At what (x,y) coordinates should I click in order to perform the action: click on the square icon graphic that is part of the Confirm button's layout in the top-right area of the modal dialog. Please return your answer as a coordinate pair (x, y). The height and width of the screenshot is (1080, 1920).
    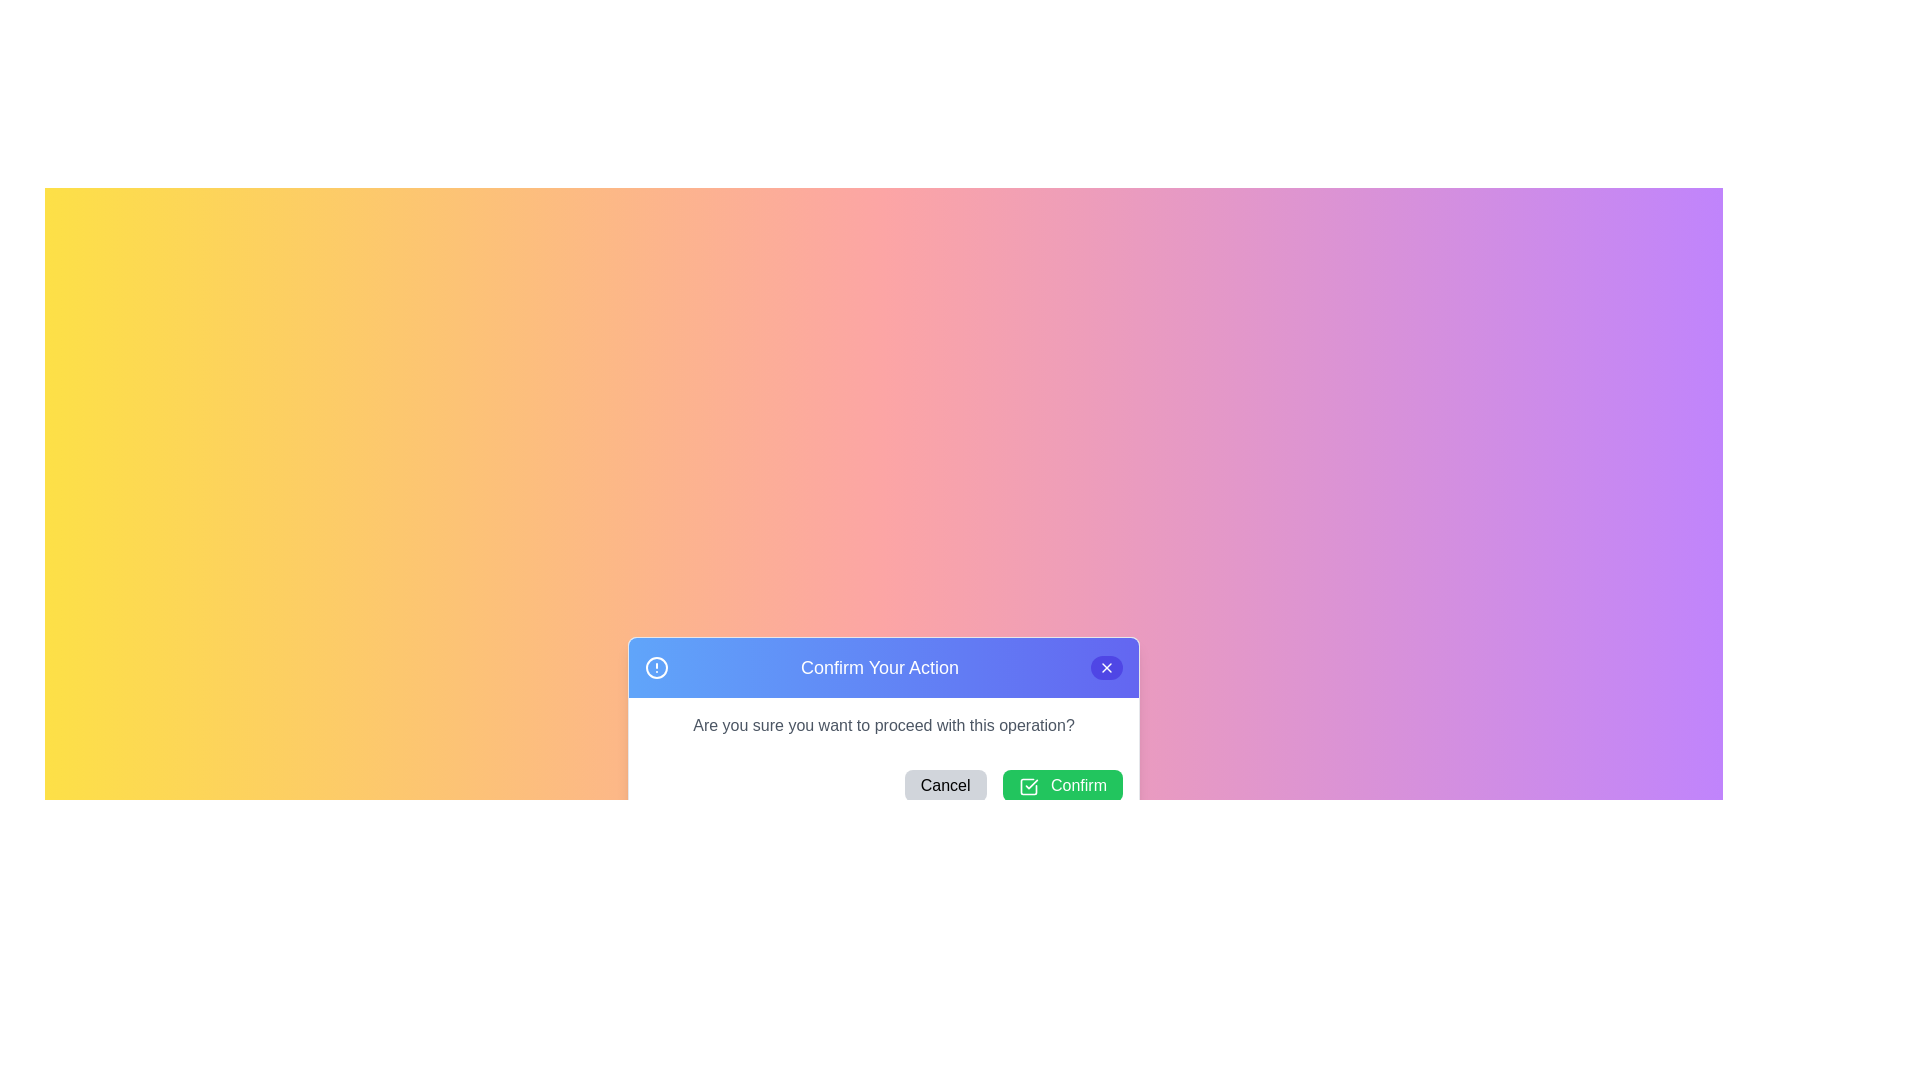
    Looking at the image, I should click on (1028, 785).